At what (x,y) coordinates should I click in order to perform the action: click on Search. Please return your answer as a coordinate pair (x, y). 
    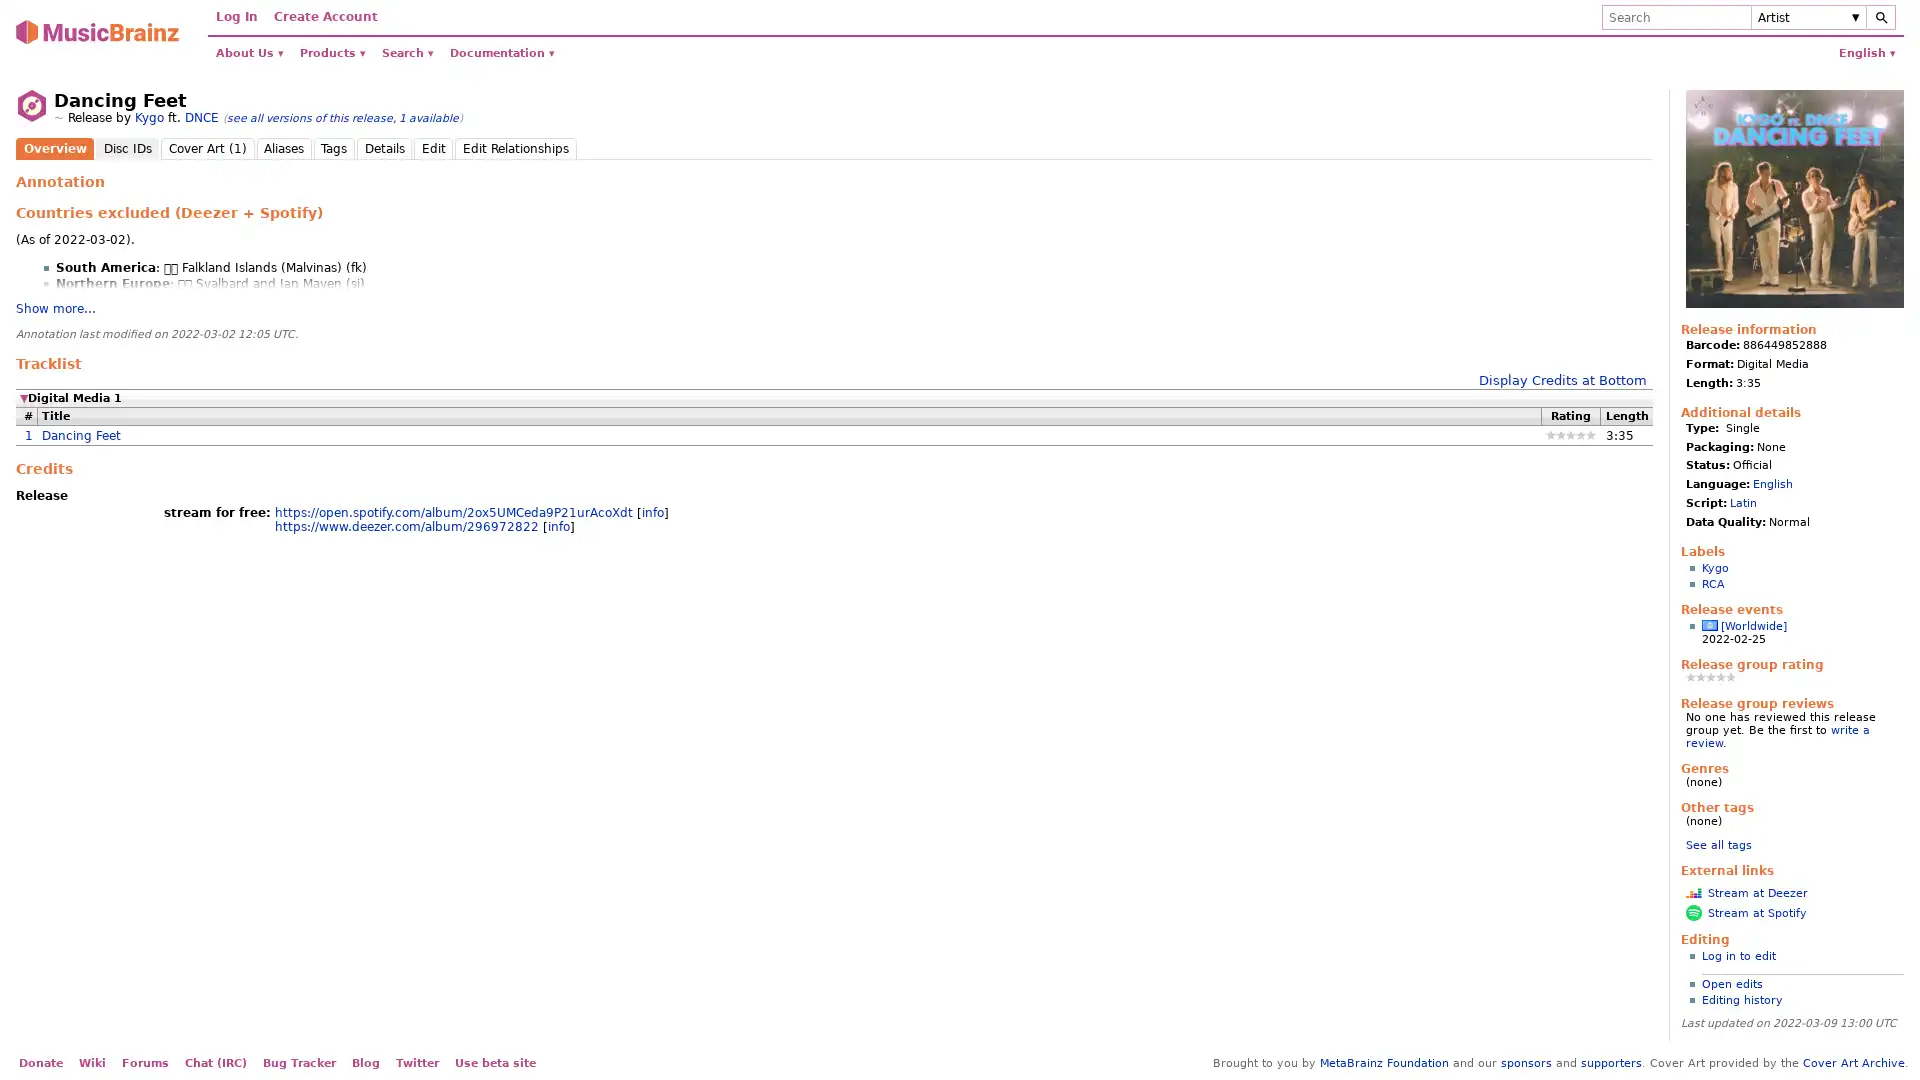
    Looking at the image, I should click on (1880, 17).